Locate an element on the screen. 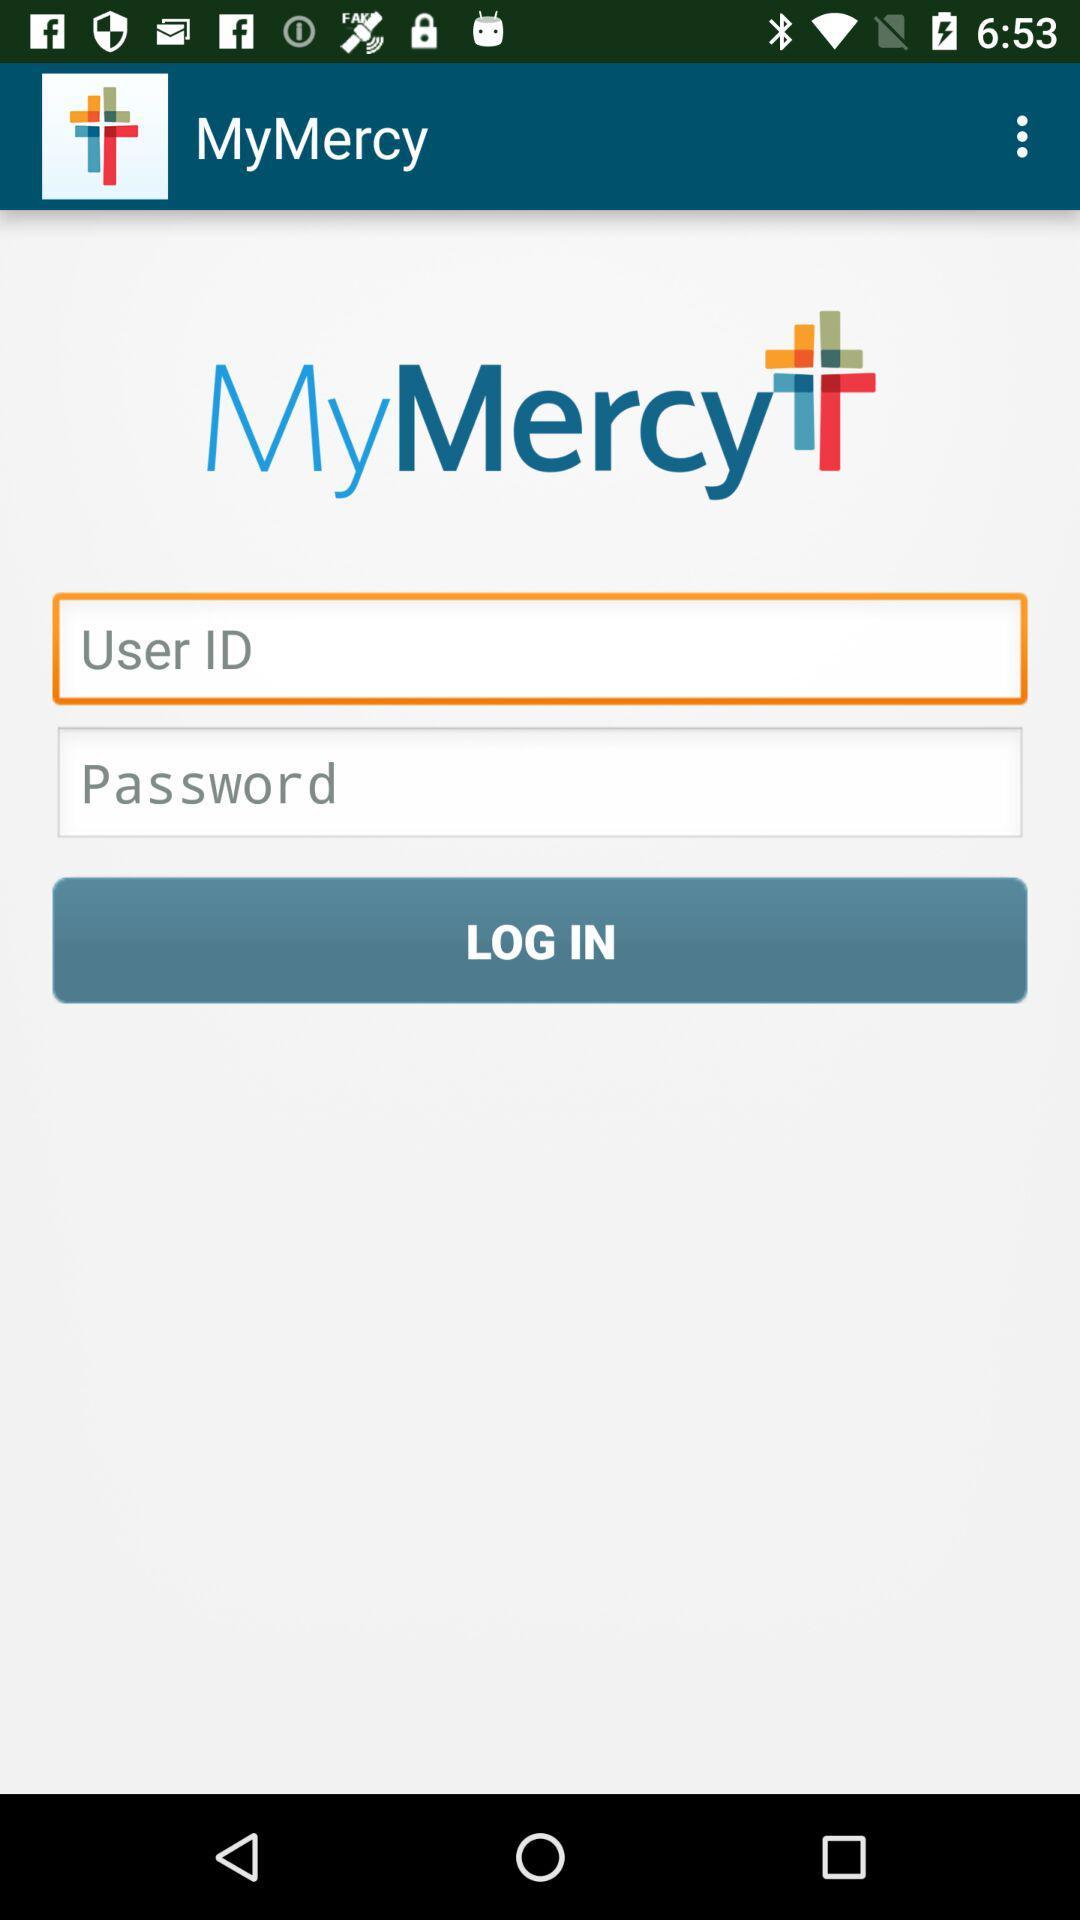 This screenshot has width=1080, height=1920. icon next to the mymercy is located at coordinates (1027, 135).